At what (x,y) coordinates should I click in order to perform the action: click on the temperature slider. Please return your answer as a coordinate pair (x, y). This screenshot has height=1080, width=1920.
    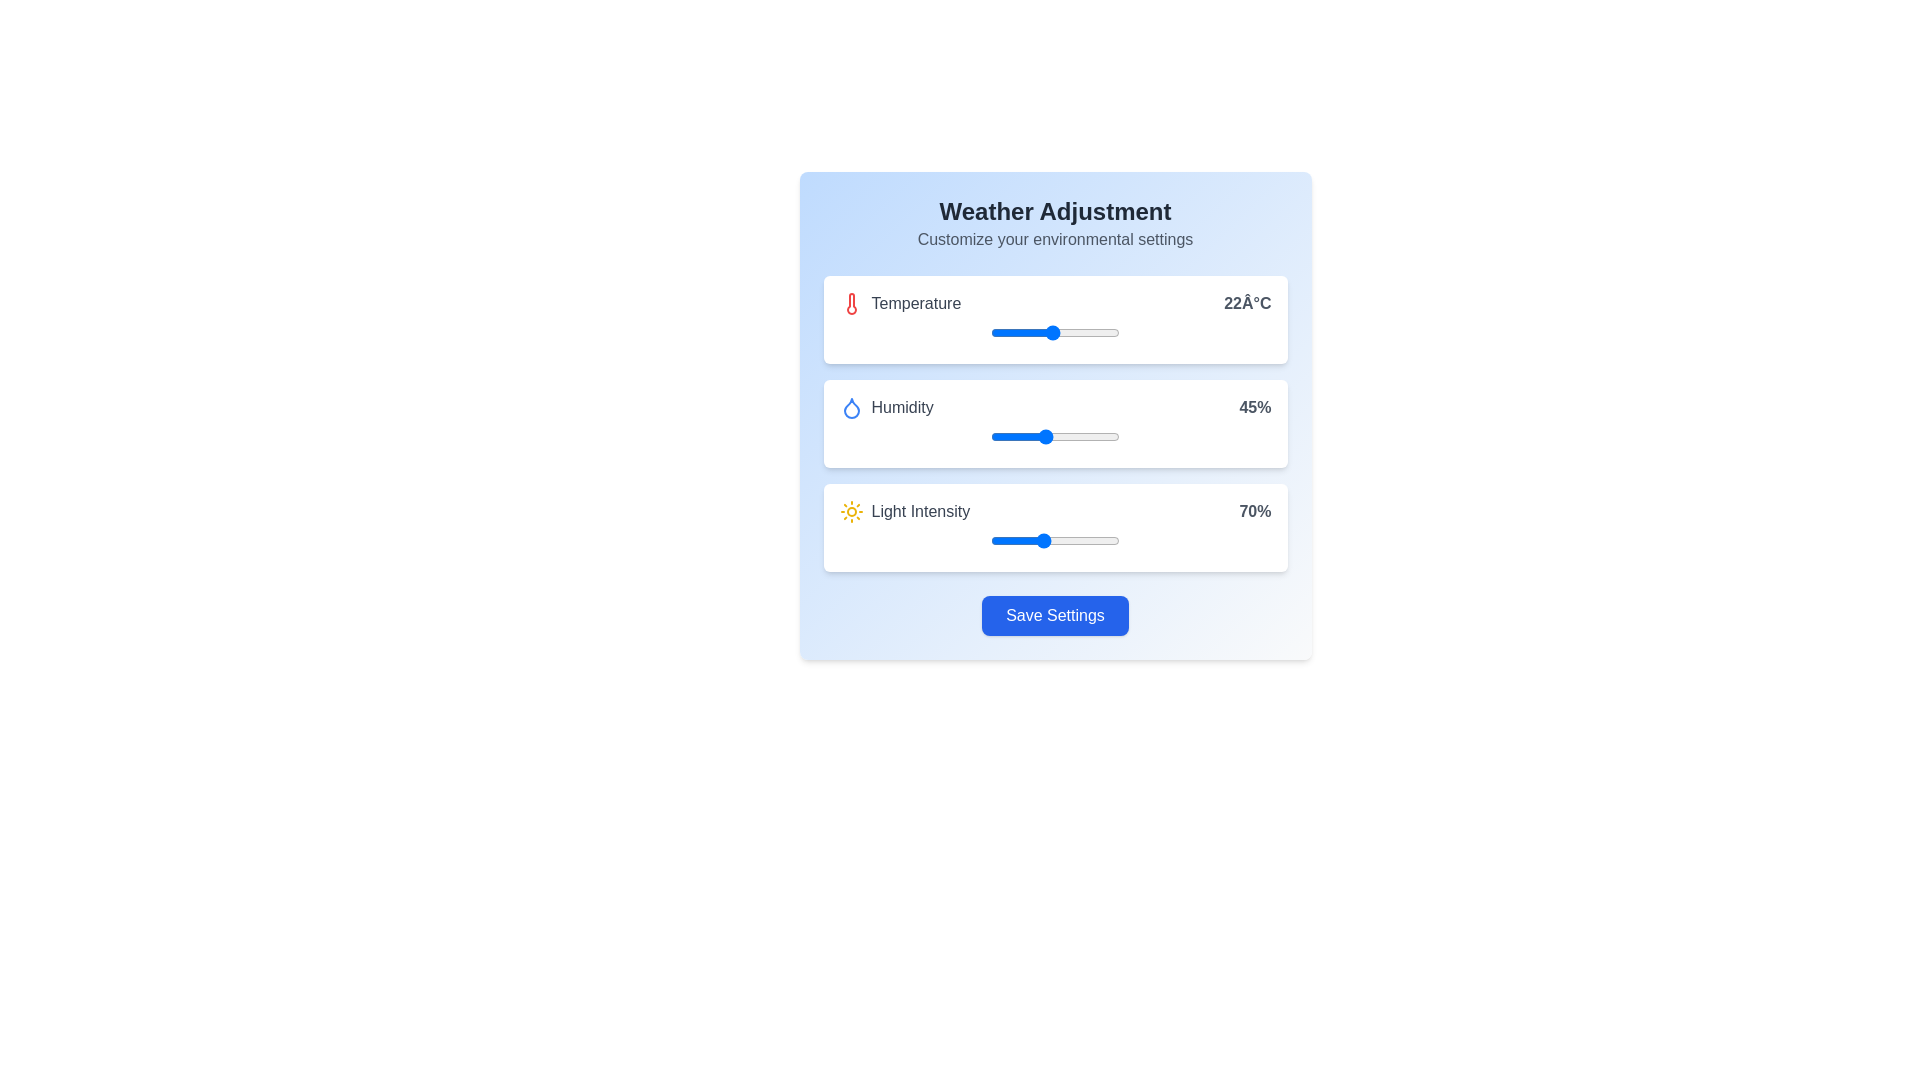
    Looking at the image, I should click on (1098, 331).